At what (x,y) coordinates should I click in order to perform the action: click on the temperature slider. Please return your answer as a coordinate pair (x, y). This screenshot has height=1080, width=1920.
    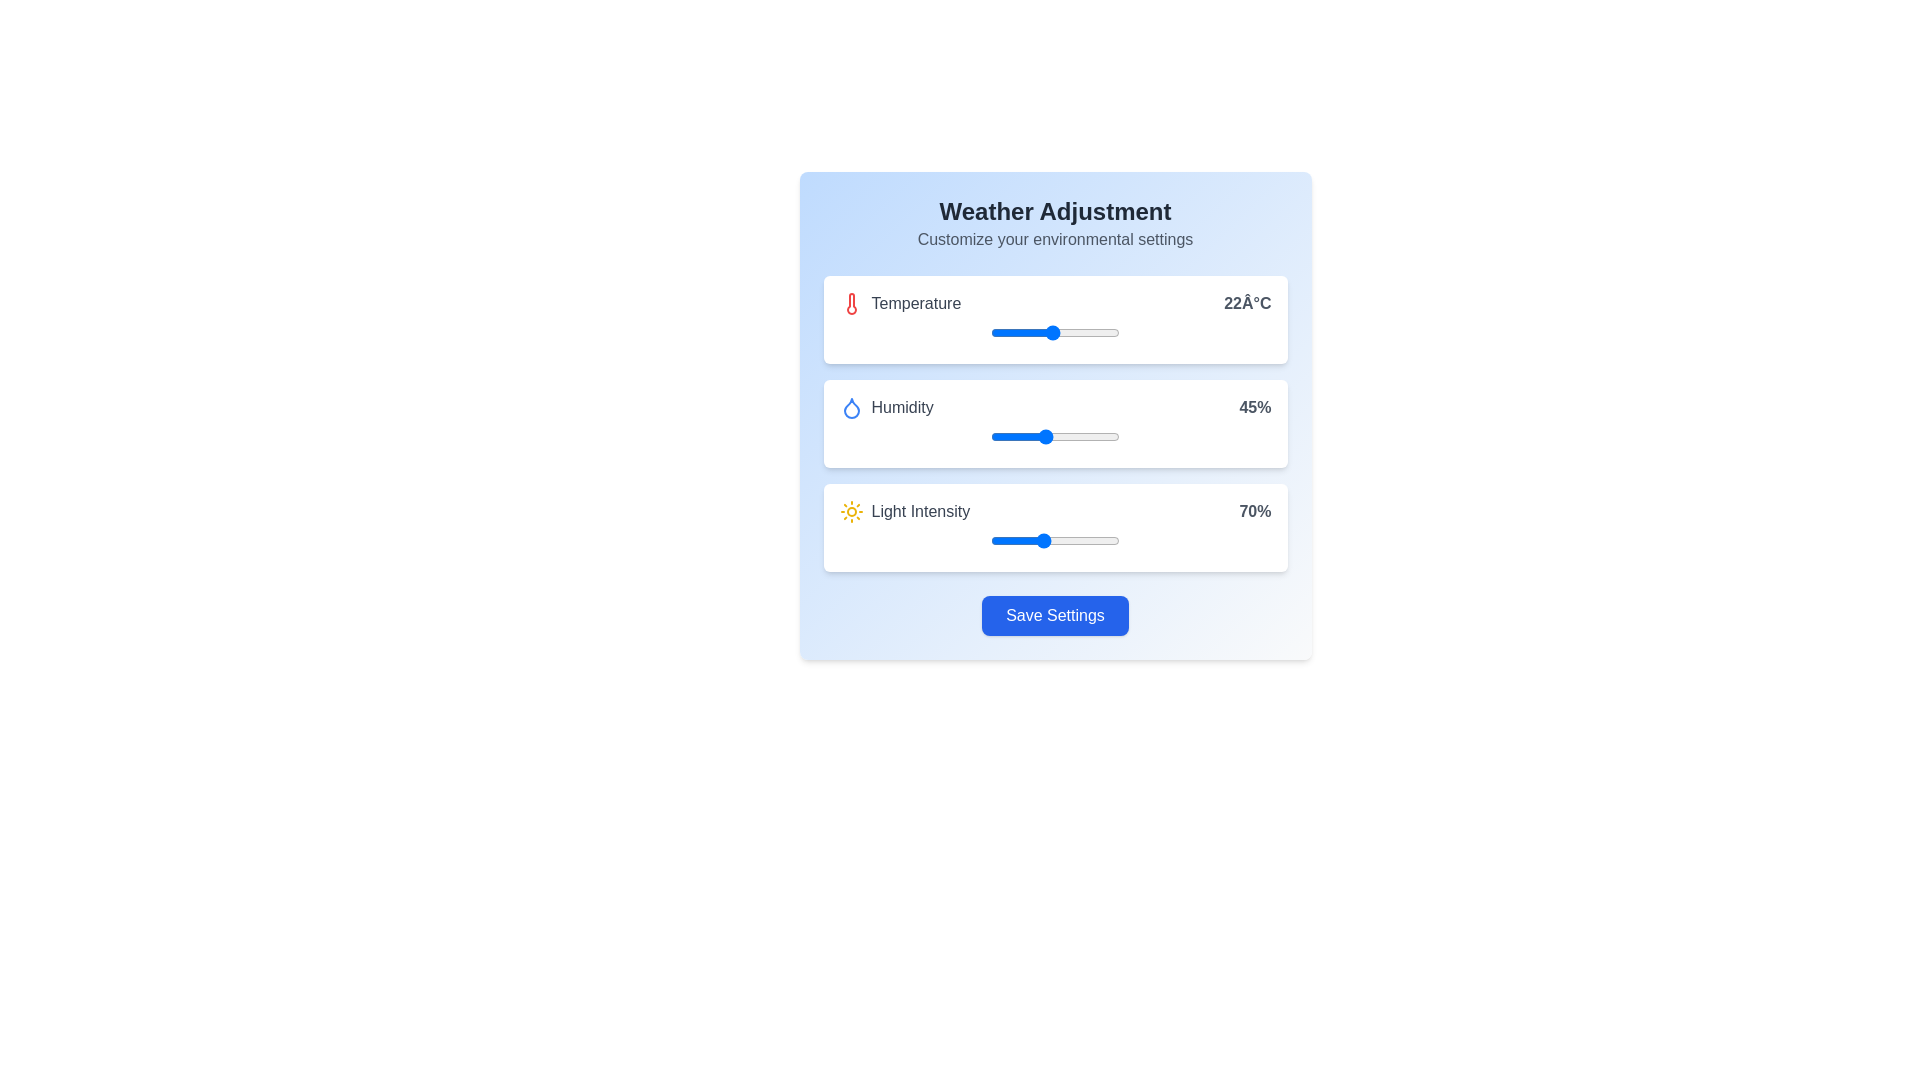
    Looking at the image, I should click on (1098, 331).